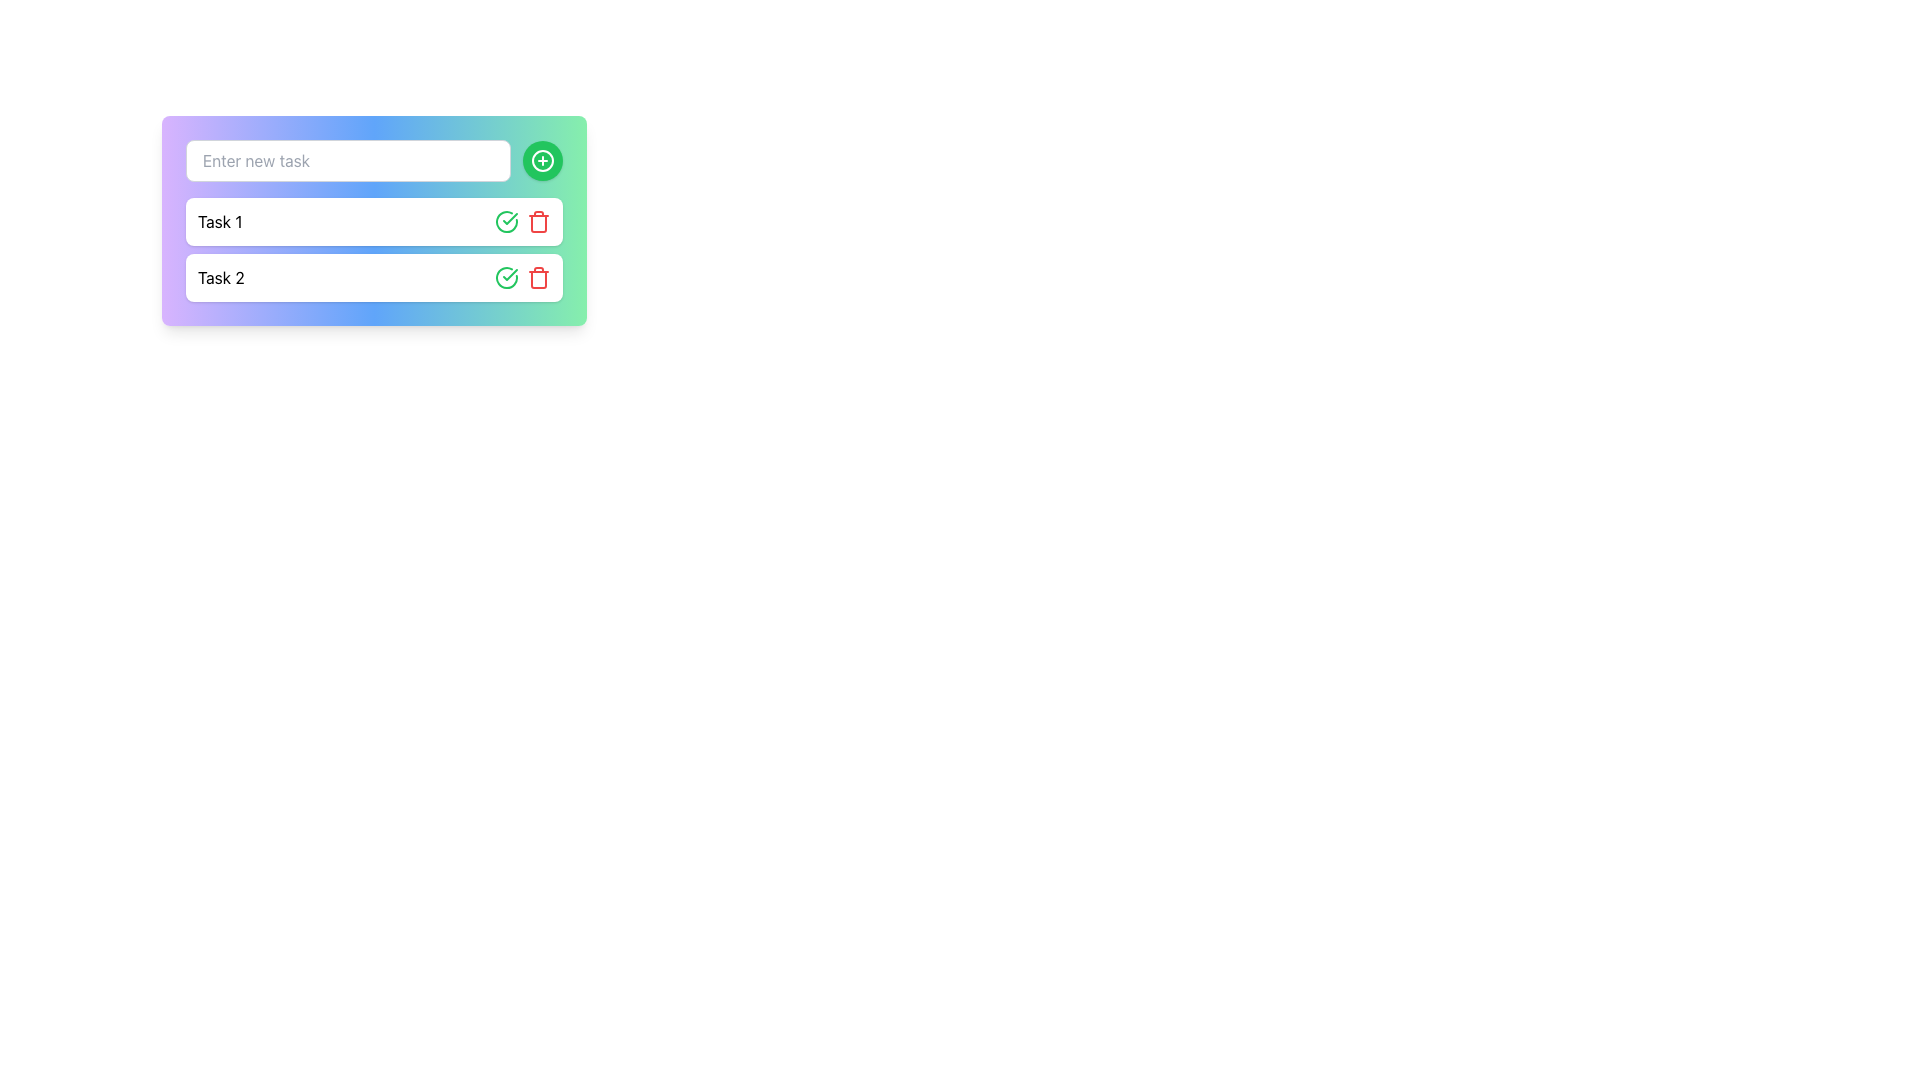  What do you see at coordinates (507, 277) in the screenshot?
I see `the green circular button with a checkmark to mark 'Task 1' as completed` at bounding box center [507, 277].